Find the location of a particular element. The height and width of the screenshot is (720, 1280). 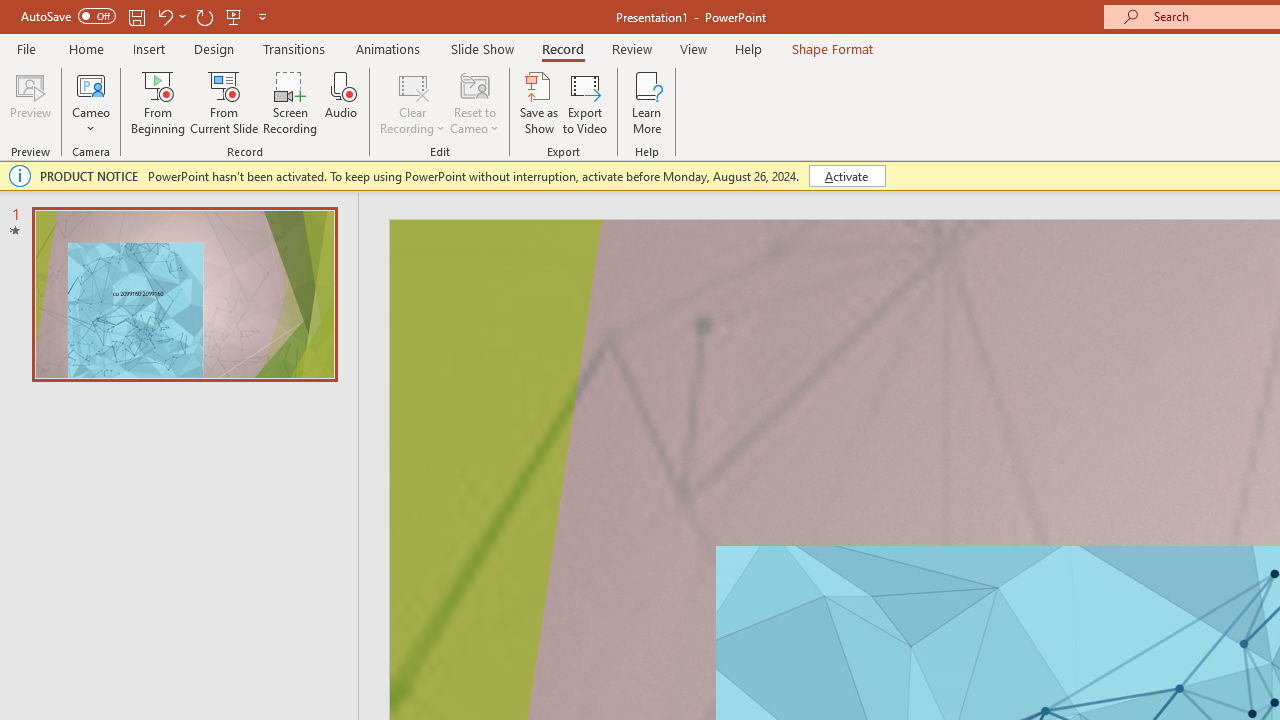

'From Current Slide...' is located at coordinates (224, 103).